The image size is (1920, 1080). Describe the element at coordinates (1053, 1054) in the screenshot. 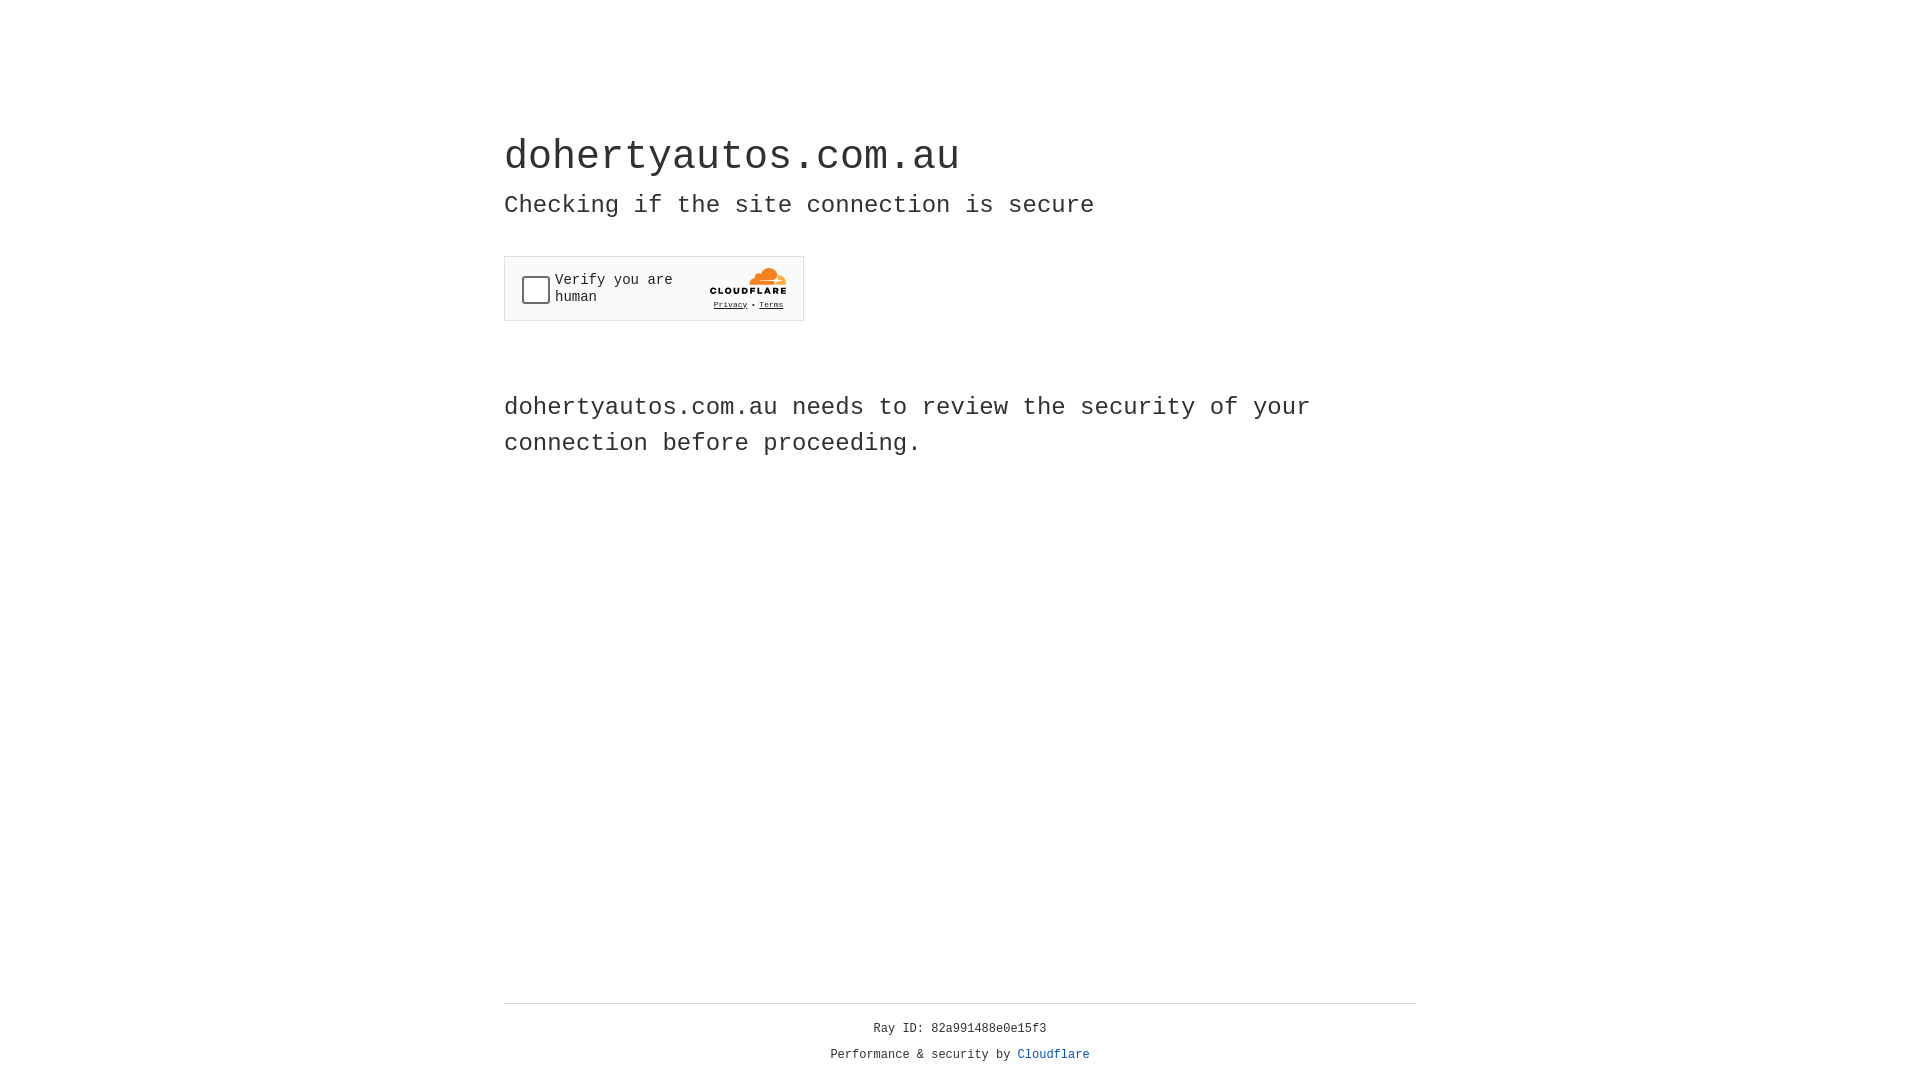

I see `'Cloudflare'` at that location.